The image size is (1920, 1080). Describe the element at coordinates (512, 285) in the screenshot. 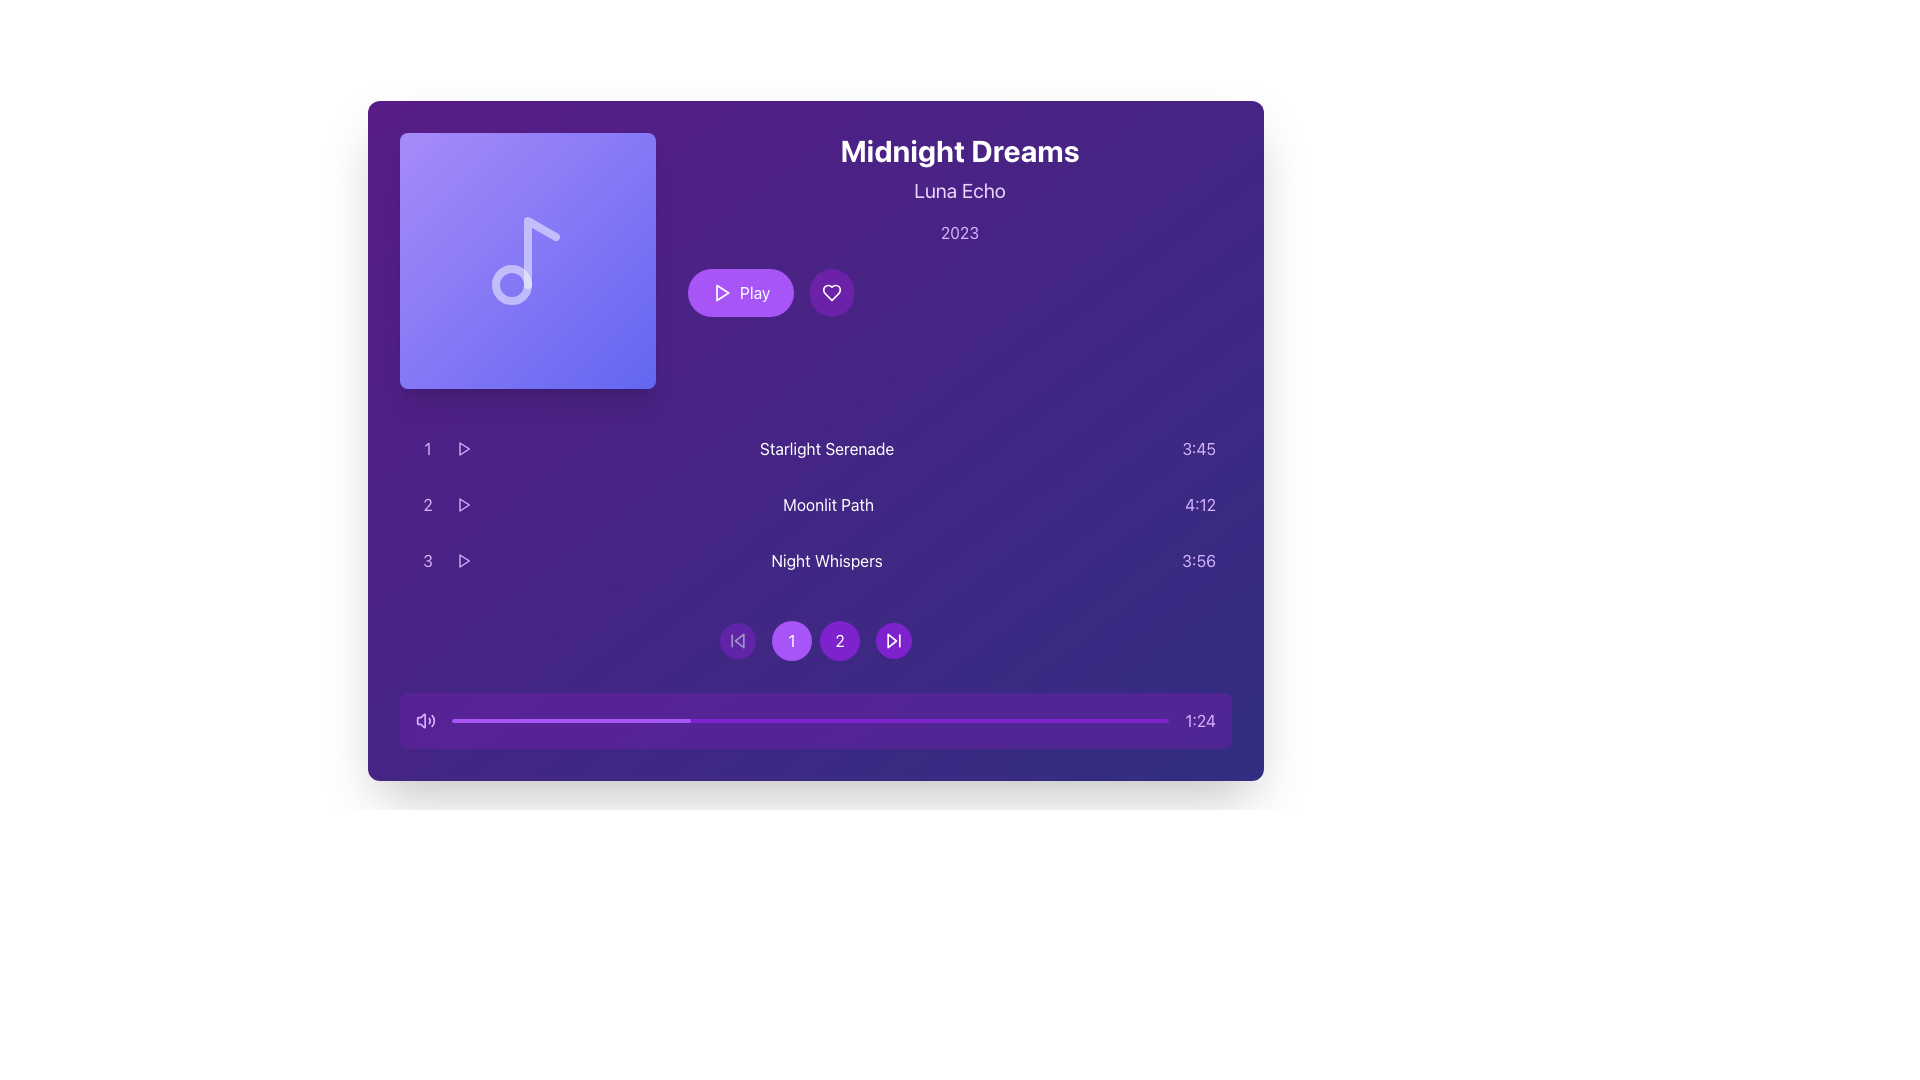

I see `the small circular SVG element located within the musical note icon at the top-left of the interface` at that location.